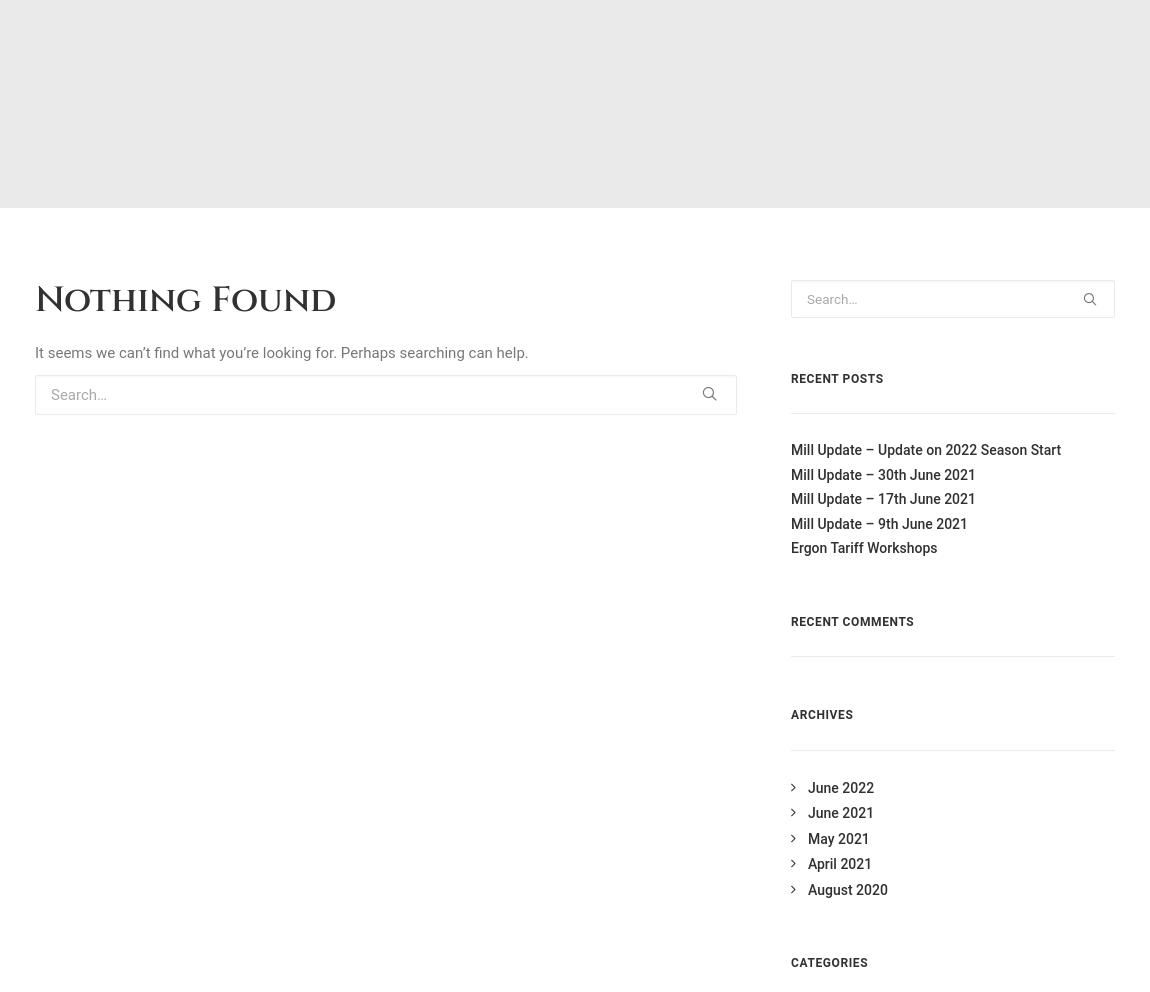 The image size is (1150, 992). Describe the element at coordinates (898, 704) in the screenshot. I see `'E:'` at that location.